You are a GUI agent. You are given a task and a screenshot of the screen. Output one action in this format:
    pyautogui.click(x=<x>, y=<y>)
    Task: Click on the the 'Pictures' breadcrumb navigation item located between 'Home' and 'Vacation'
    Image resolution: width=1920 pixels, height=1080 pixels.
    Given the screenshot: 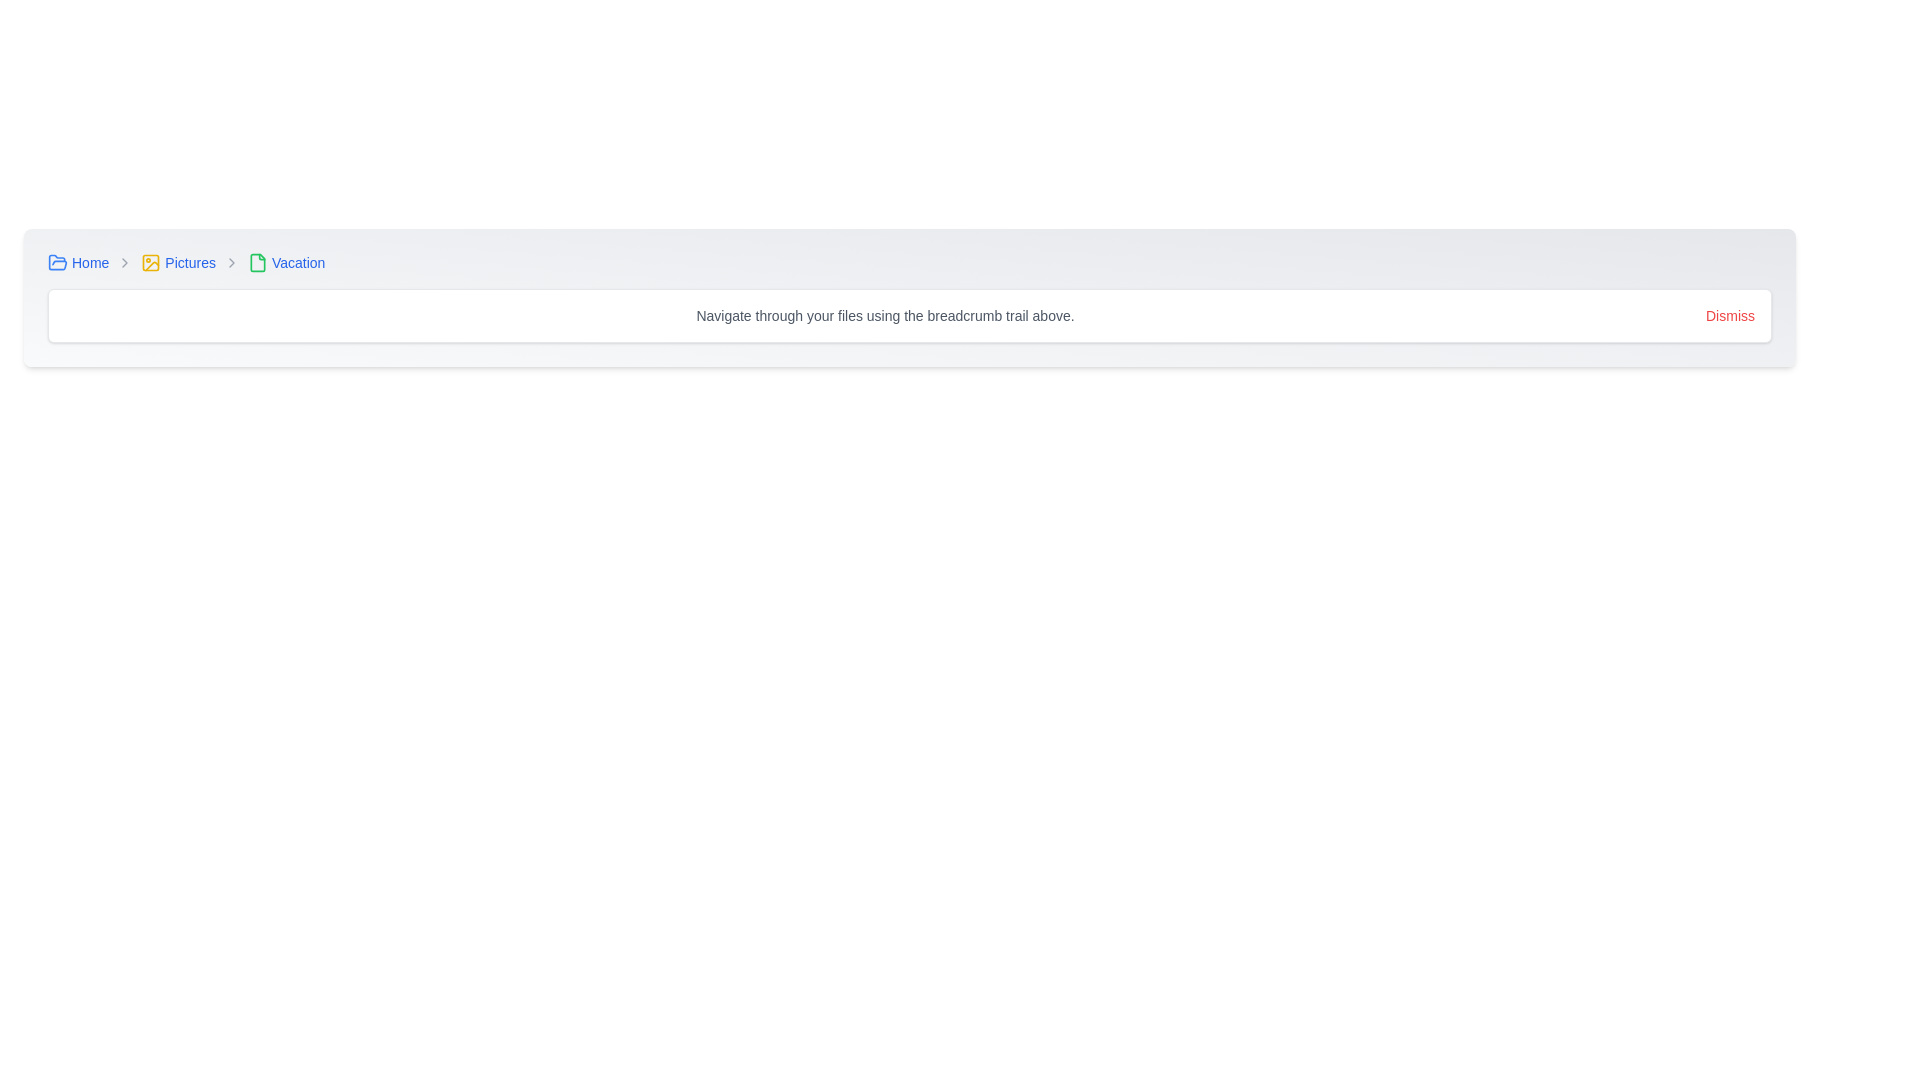 What is the action you would take?
    pyautogui.click(x=178, y=261)
    